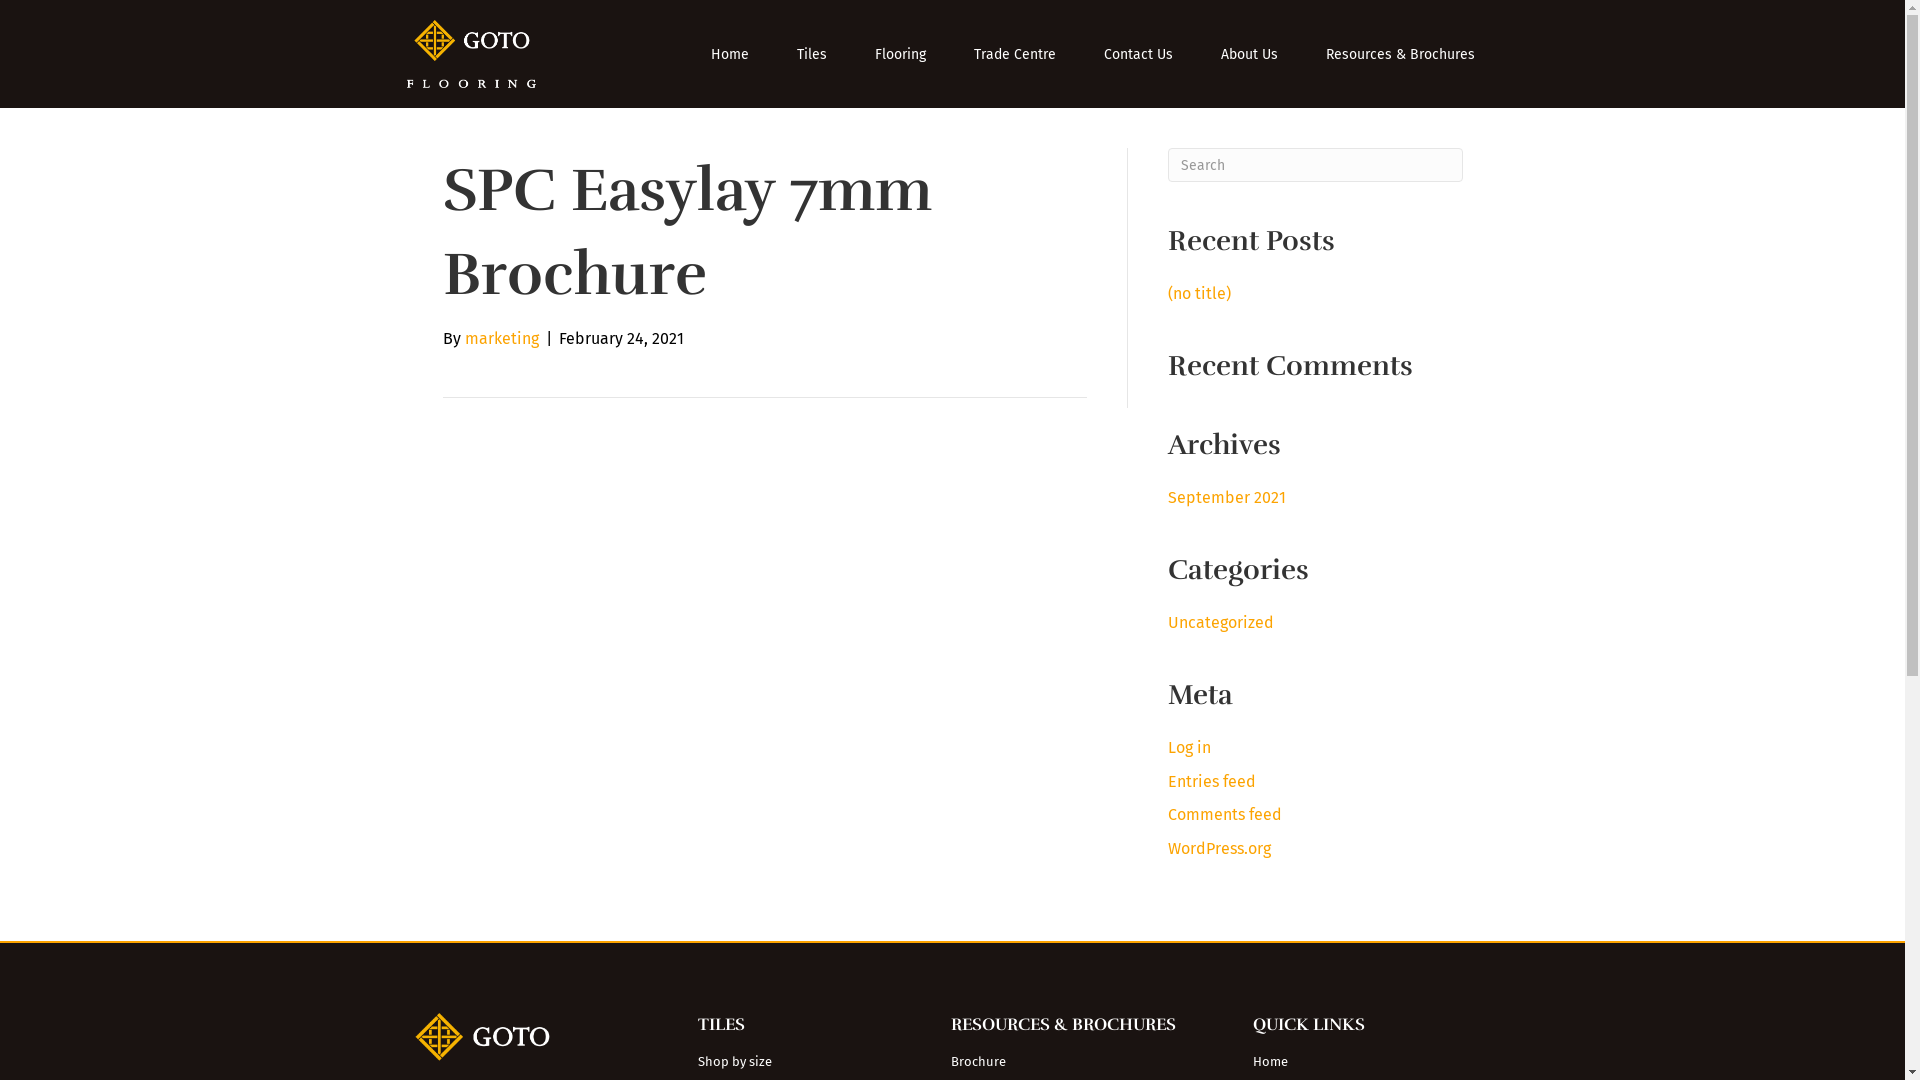 The image size is (1920, 1080). Describe the element at coordinates (1315, 164) in the screenshot. I see `'Type and press Enter to search.'` at that location.